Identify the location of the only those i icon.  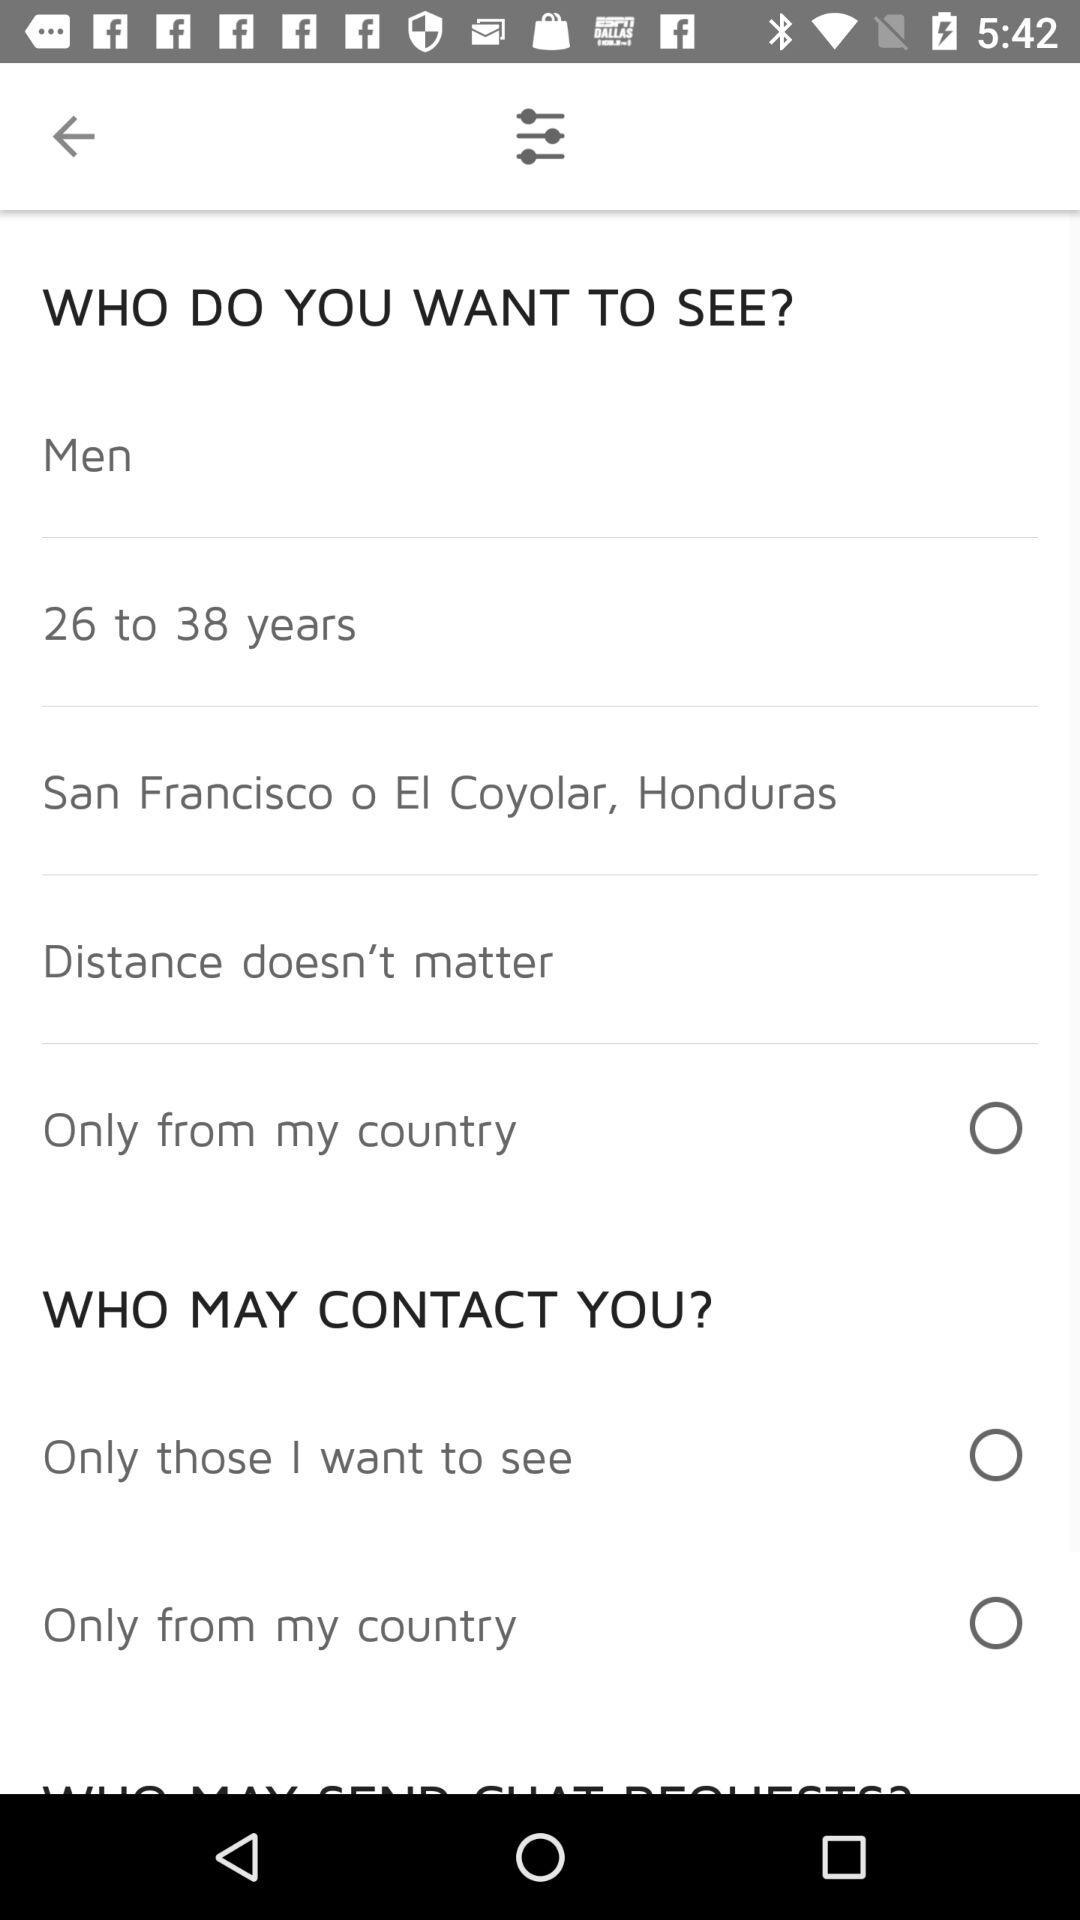
(307, 1454).